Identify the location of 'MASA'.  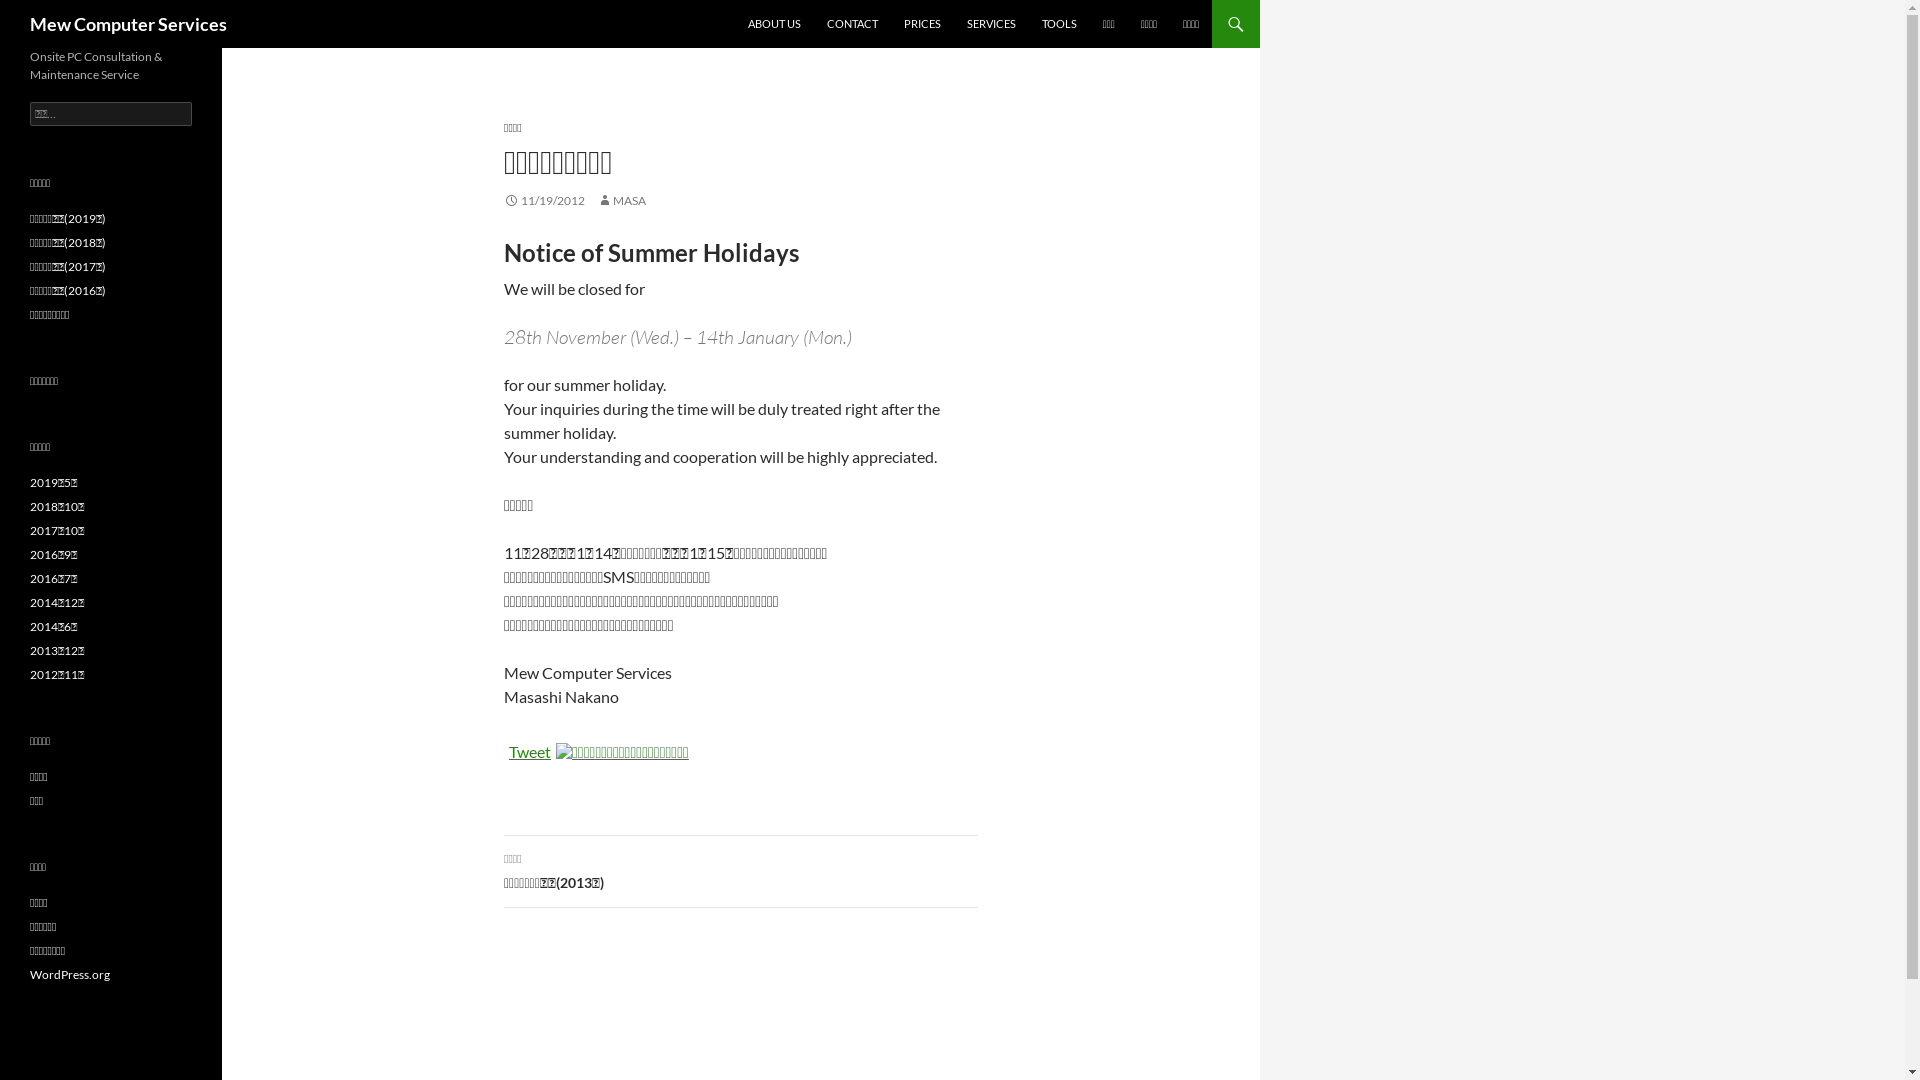
(595, 200).